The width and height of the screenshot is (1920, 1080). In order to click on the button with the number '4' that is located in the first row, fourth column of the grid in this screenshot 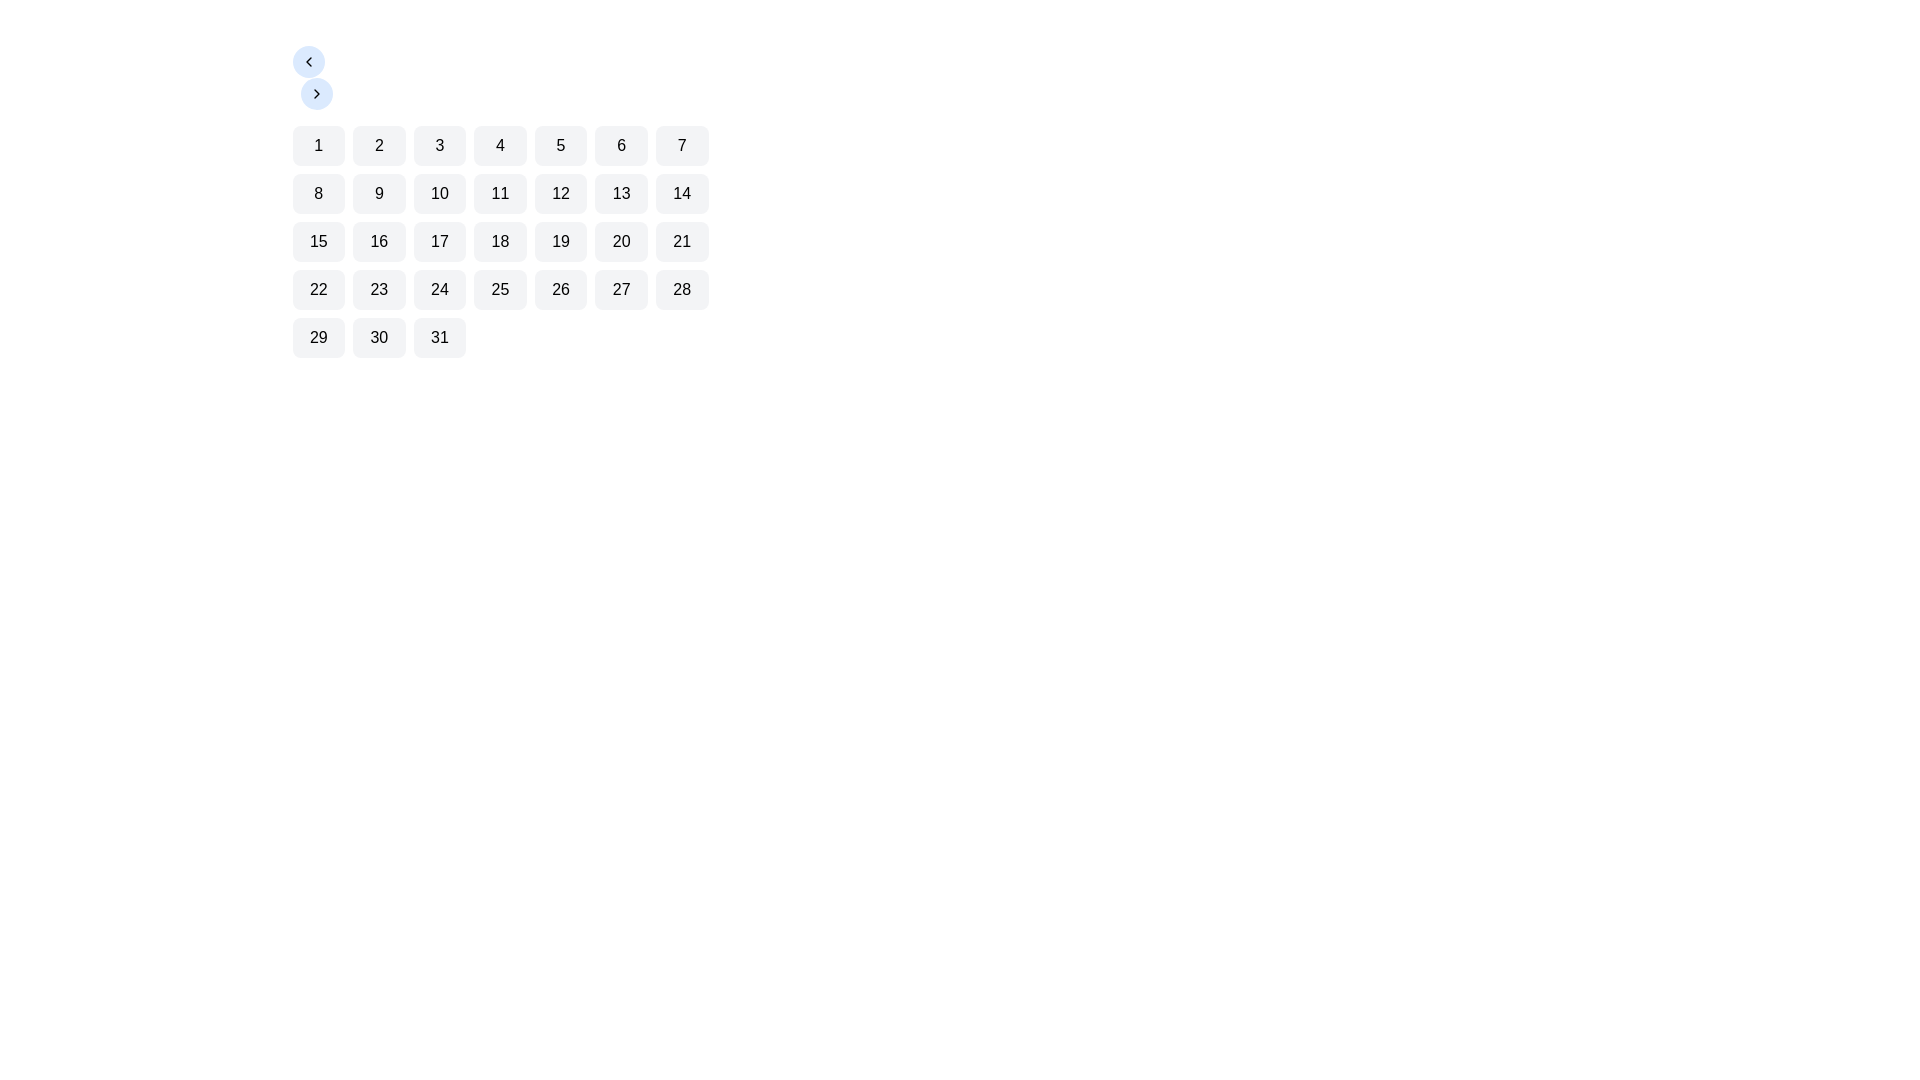, I will do `click(500, 145)`.